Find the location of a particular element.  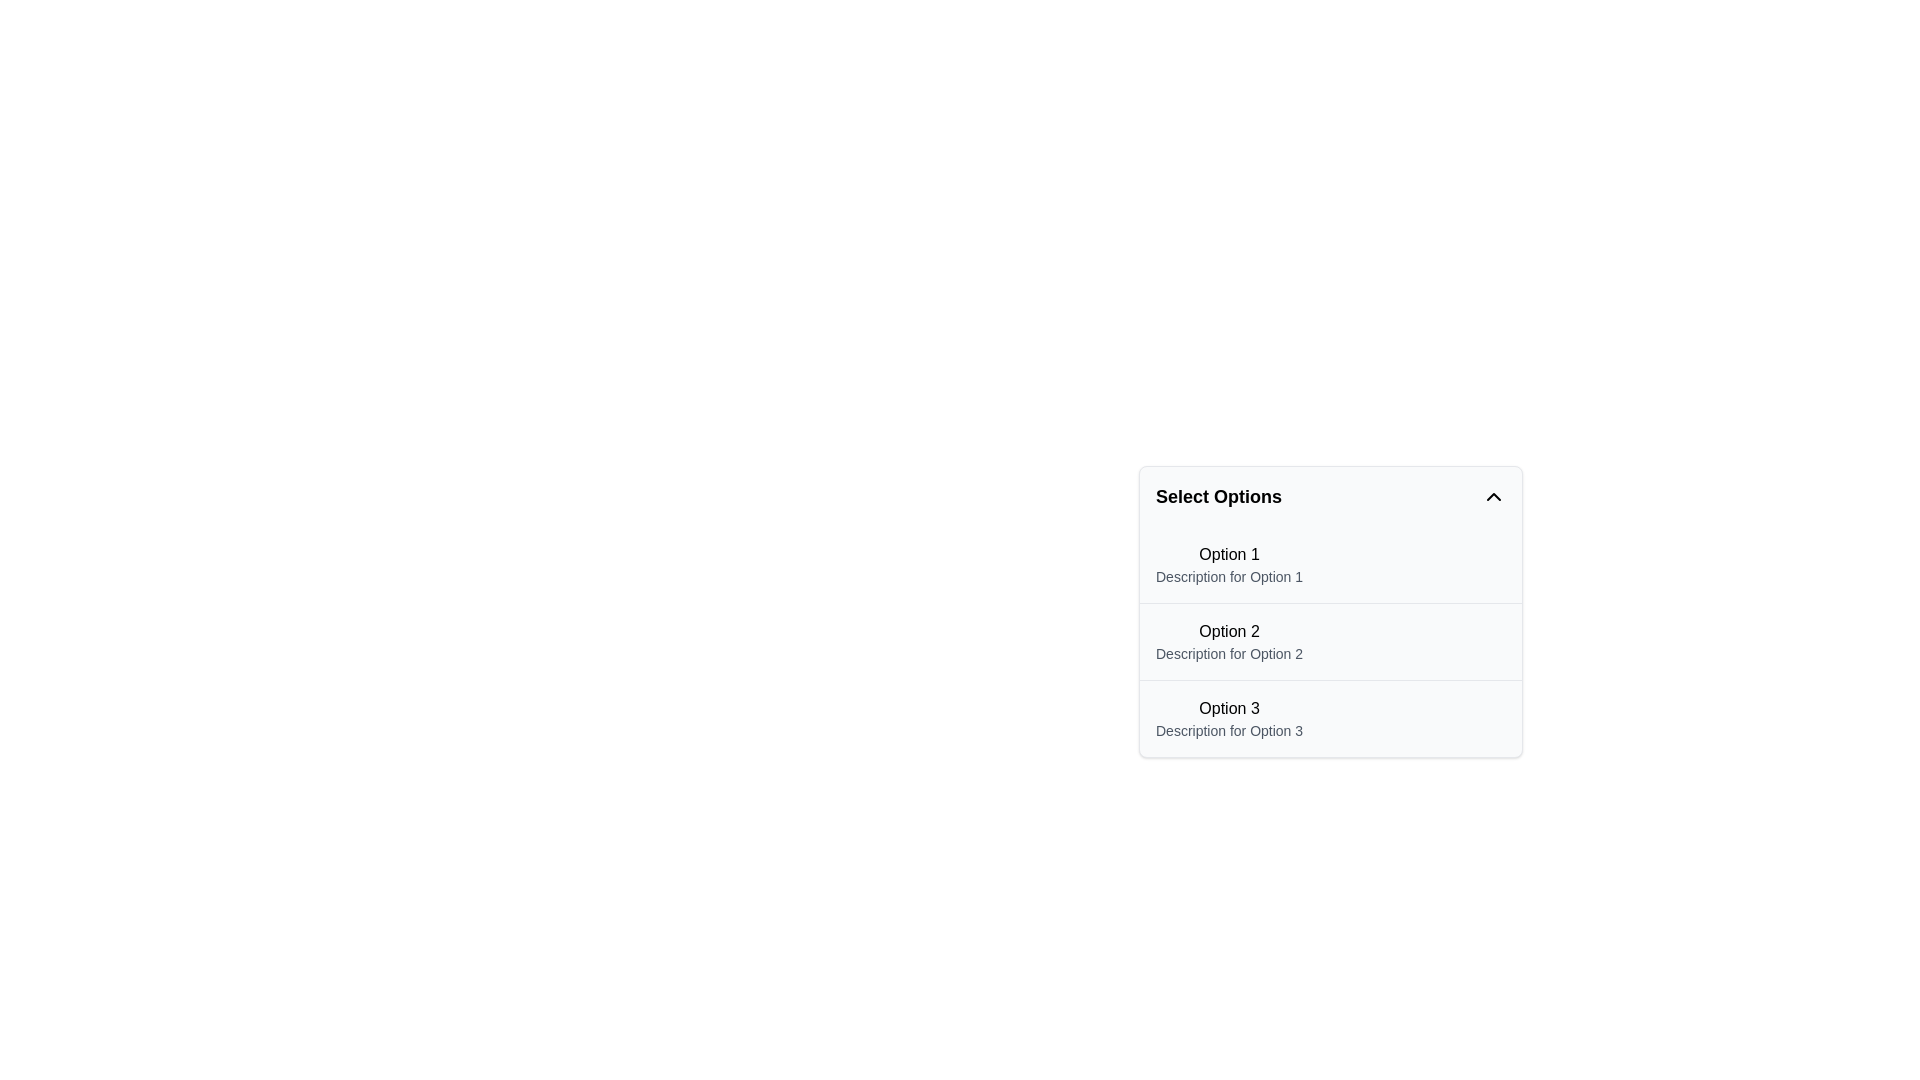

the text label reading 'Description for Option 1', which is positioned immediately below the 'Option 1' header in a dropdown interface is located at coordinates (1228, 577).